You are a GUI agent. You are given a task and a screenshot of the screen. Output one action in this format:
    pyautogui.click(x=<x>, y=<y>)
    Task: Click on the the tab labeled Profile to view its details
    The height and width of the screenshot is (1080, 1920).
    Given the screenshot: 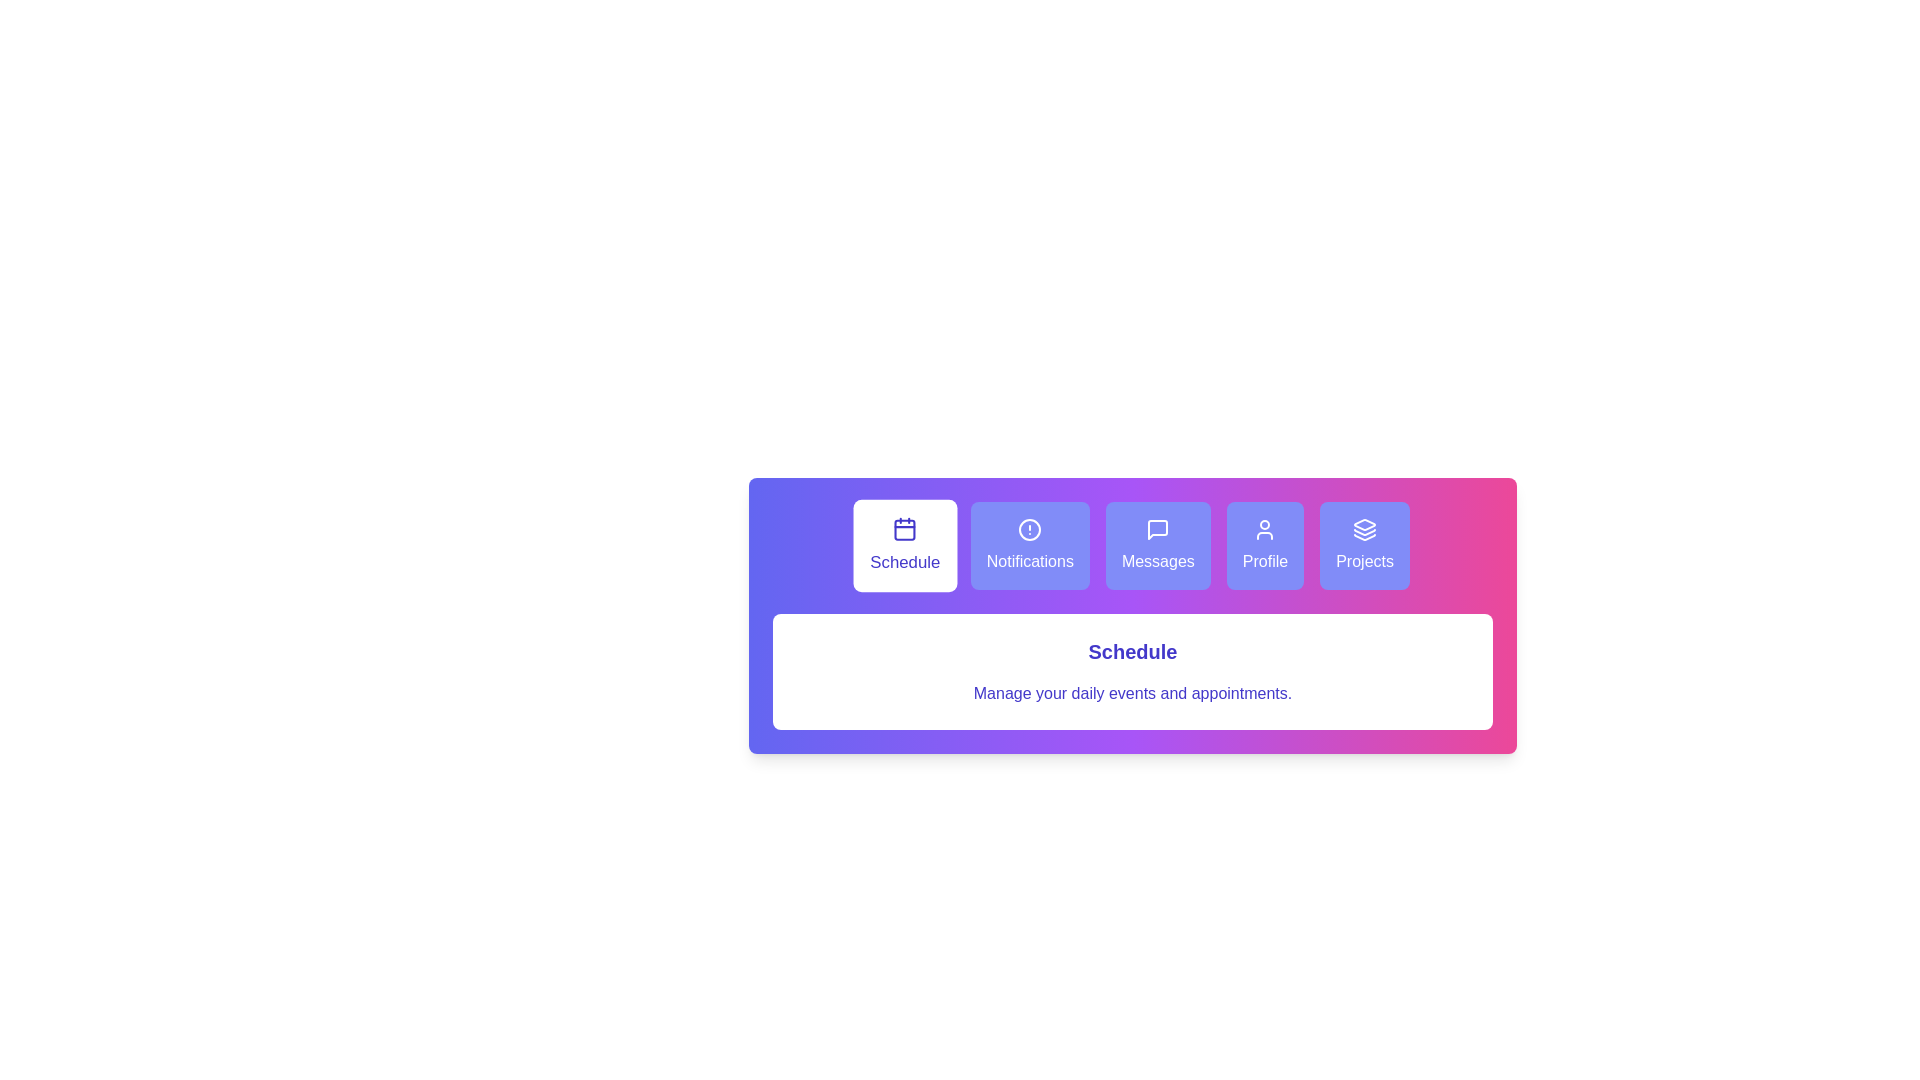 What is the action you would take?
    pyautogui.click(x=1264, y=546)
    